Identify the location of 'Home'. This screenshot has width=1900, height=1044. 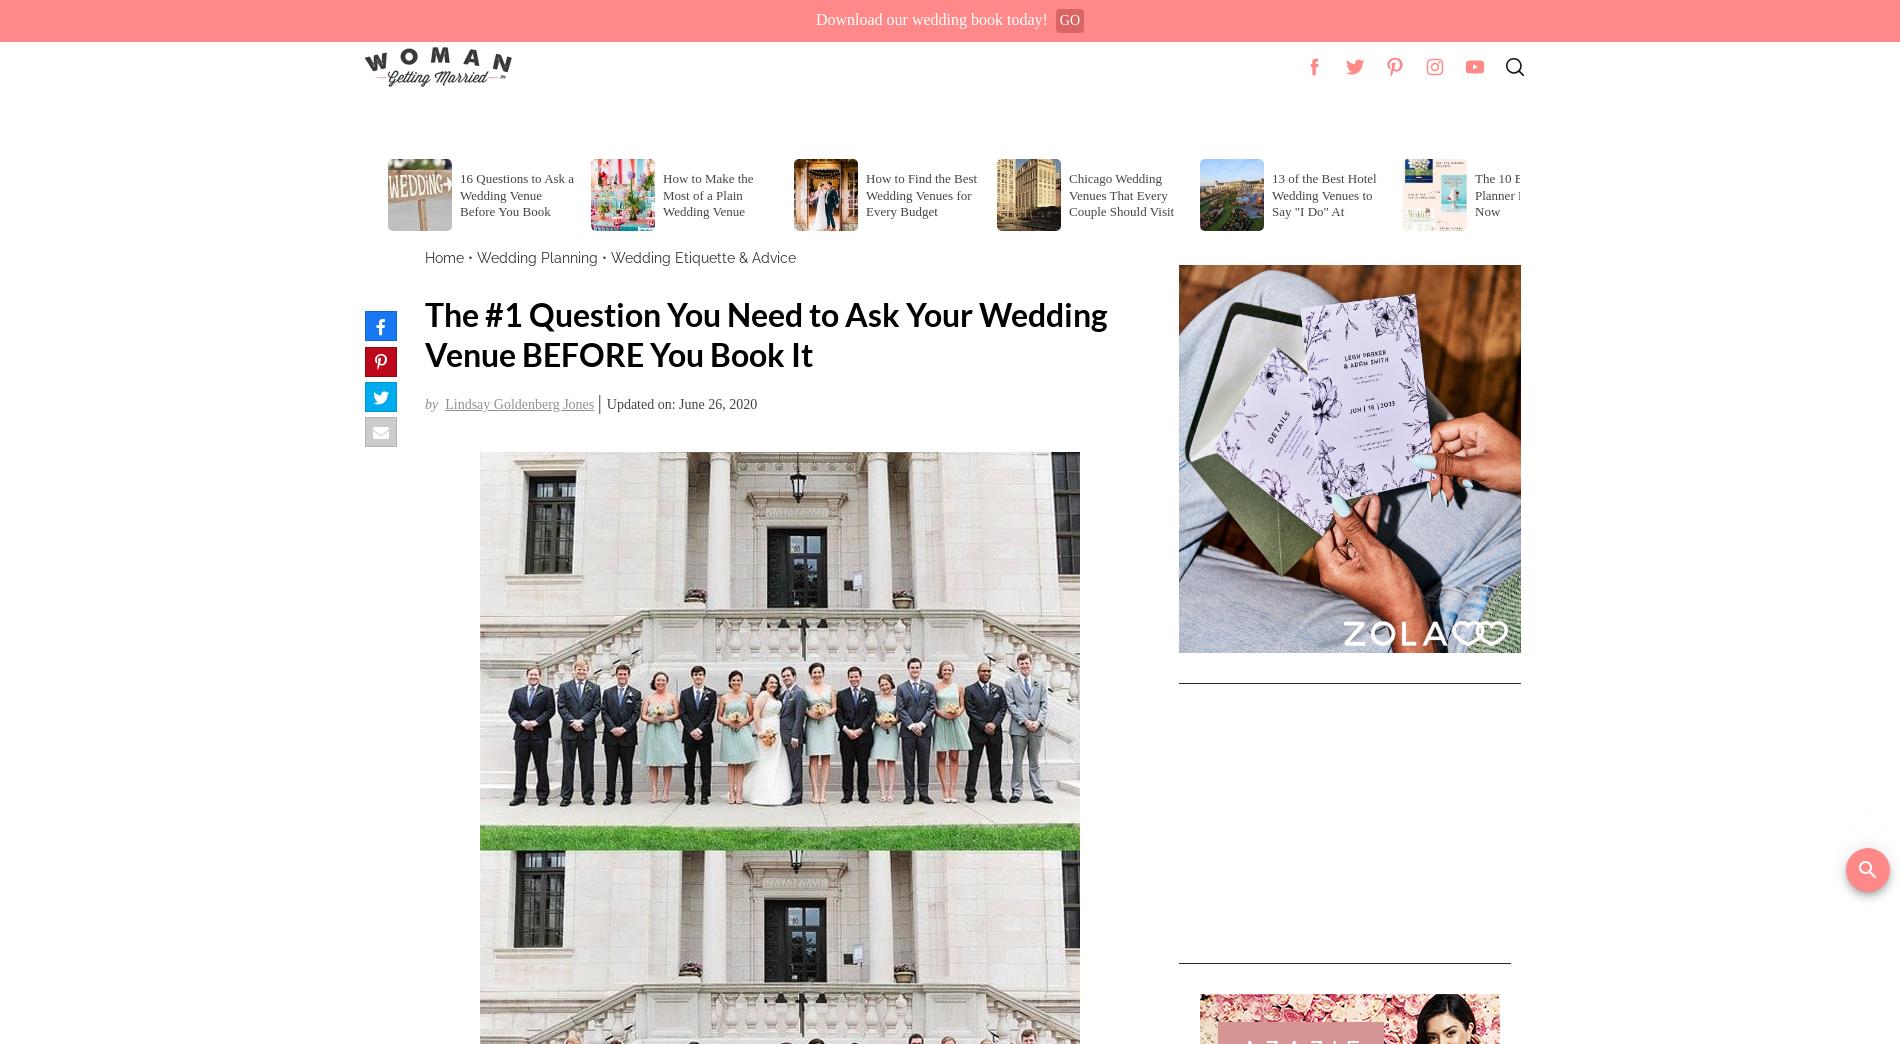
(443, 257).